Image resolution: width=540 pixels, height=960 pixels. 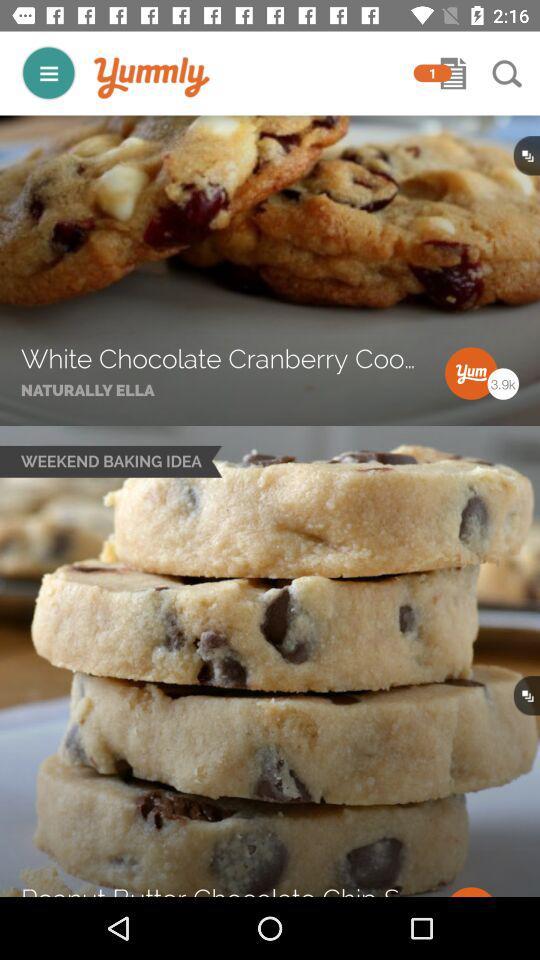 I want to click on the  1, so click(x=431, y=73).